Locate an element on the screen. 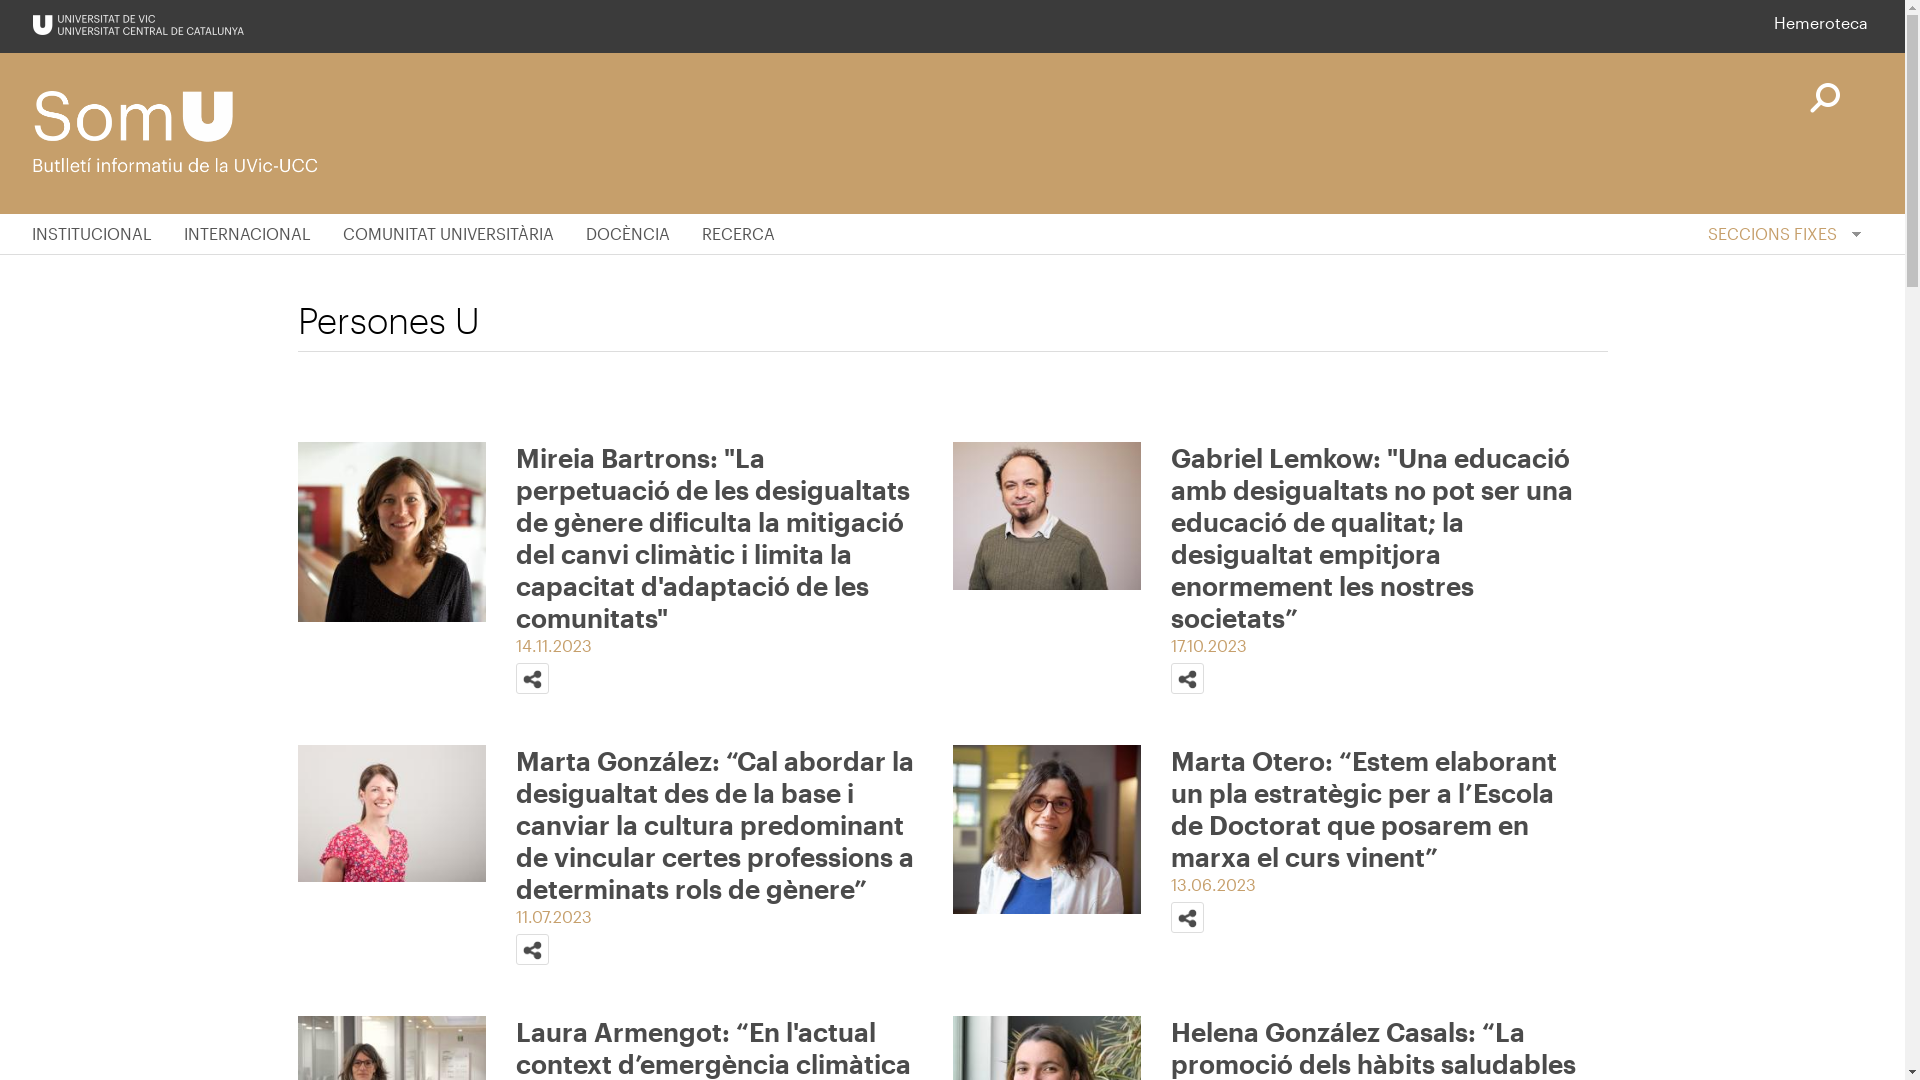 This screenshot has width=1920, height=1080. 'Skip to main content' is located at coordinates (0, 0).